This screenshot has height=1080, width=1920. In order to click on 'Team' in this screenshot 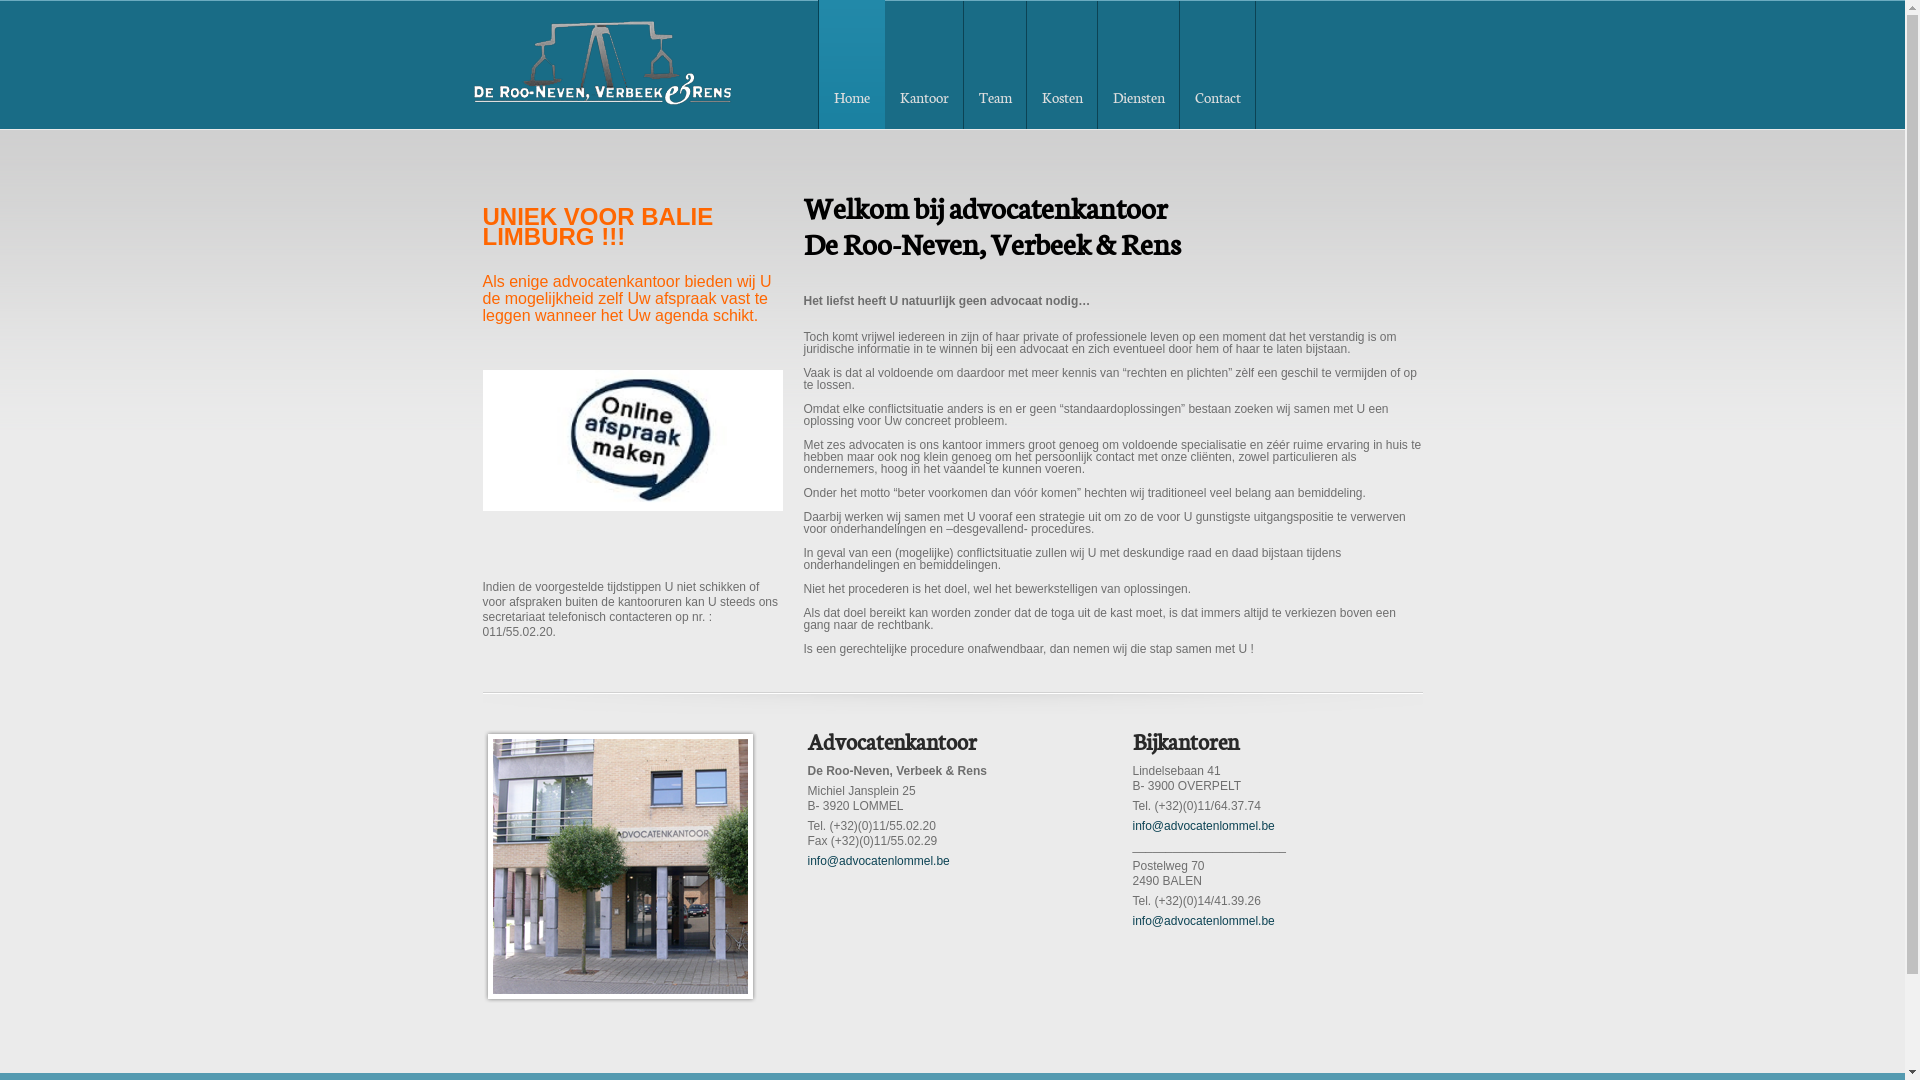, I will do `click(995, 63)`.